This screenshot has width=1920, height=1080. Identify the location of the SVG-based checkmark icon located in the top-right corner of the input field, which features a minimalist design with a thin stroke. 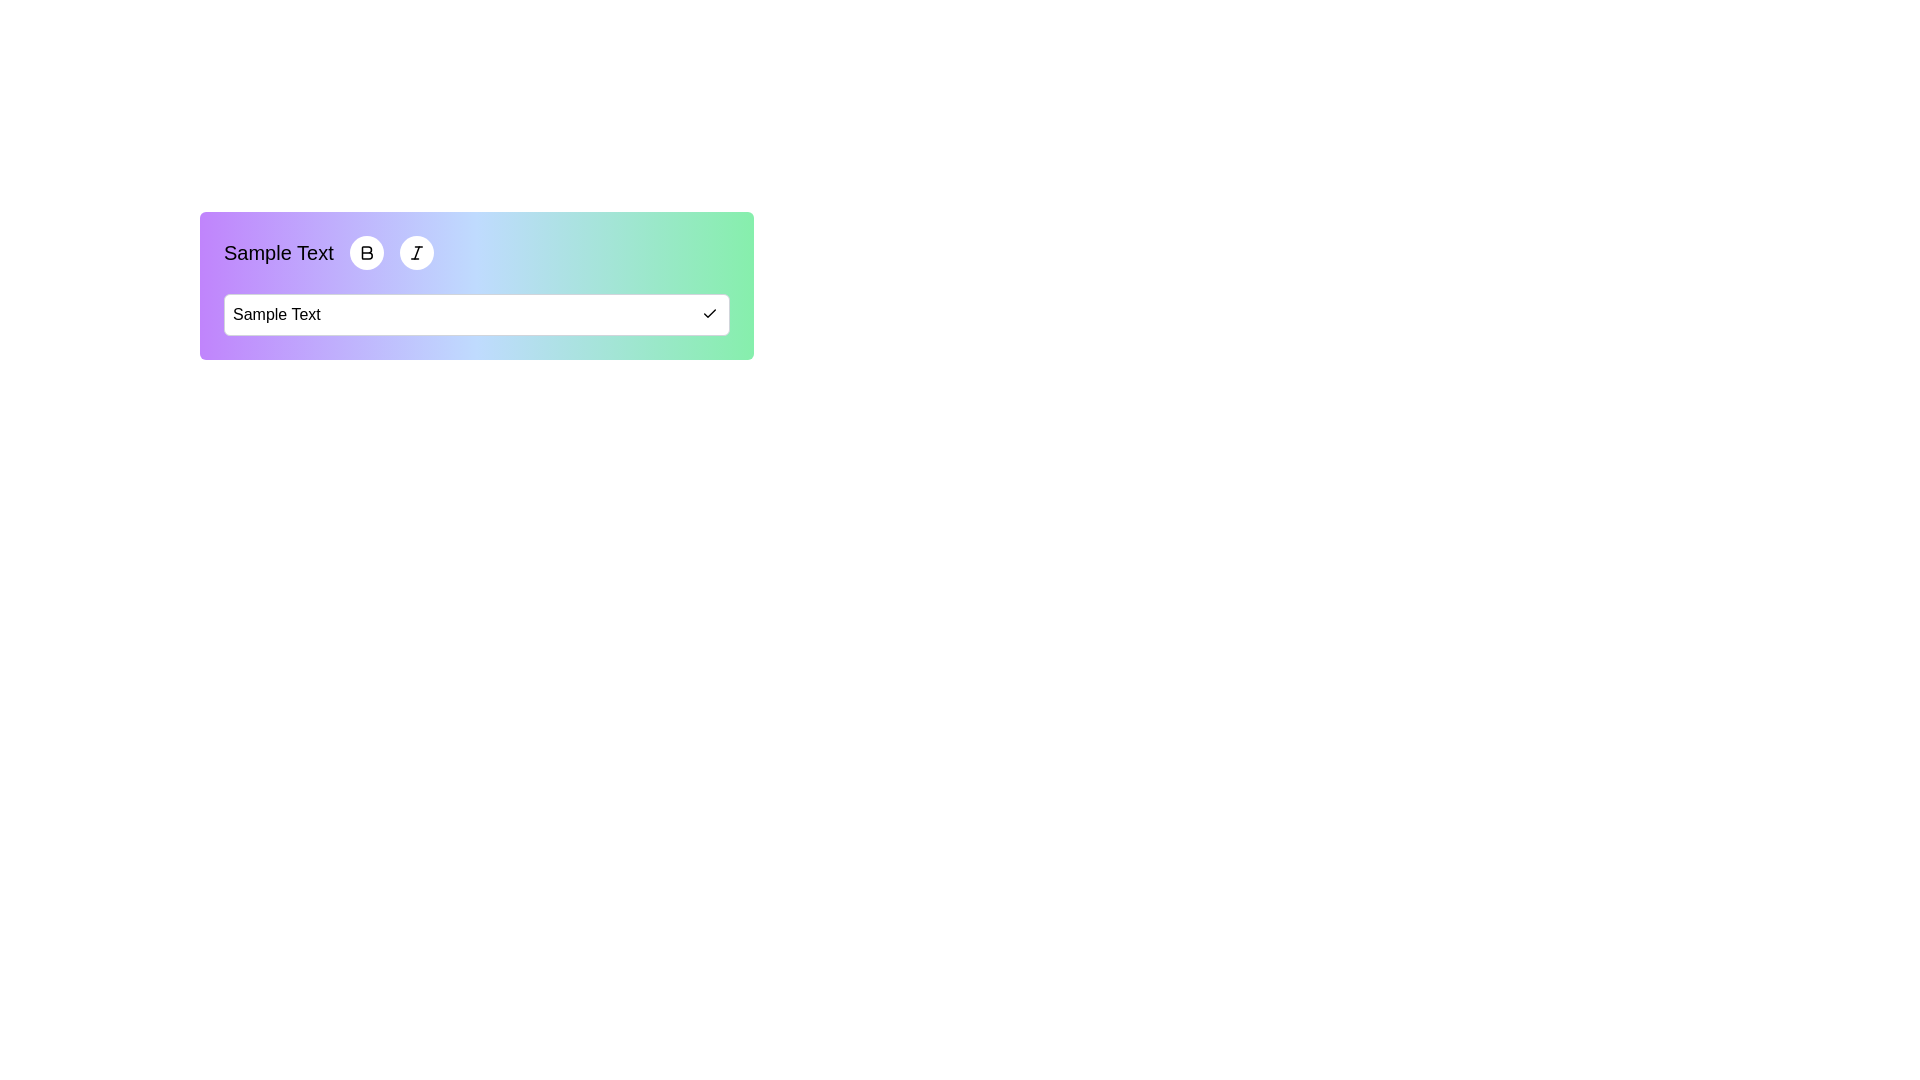
(710, 313).